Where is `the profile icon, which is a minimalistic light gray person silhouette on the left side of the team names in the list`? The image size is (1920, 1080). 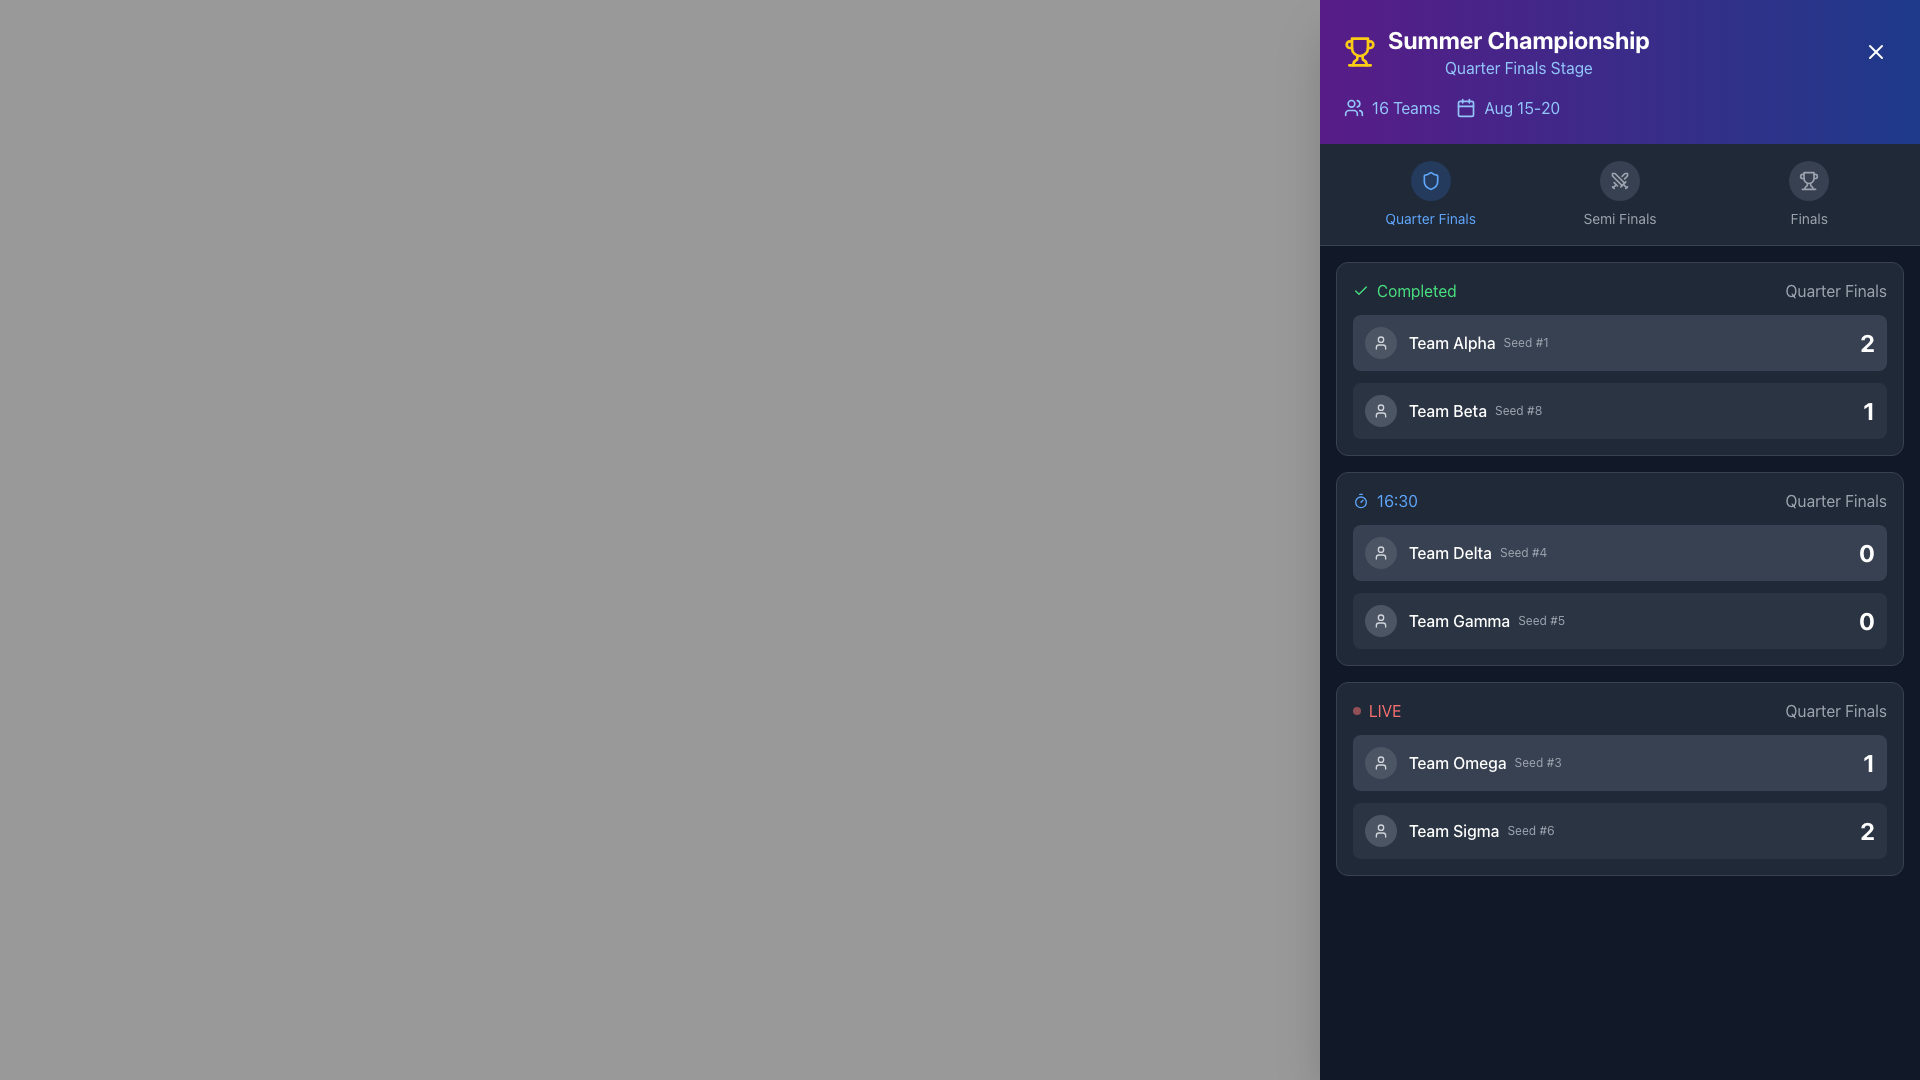
the profile icon, which is a minimalistic light gray person silhouette on the left side of the team names in the list is located at coordinates (1380, 620).